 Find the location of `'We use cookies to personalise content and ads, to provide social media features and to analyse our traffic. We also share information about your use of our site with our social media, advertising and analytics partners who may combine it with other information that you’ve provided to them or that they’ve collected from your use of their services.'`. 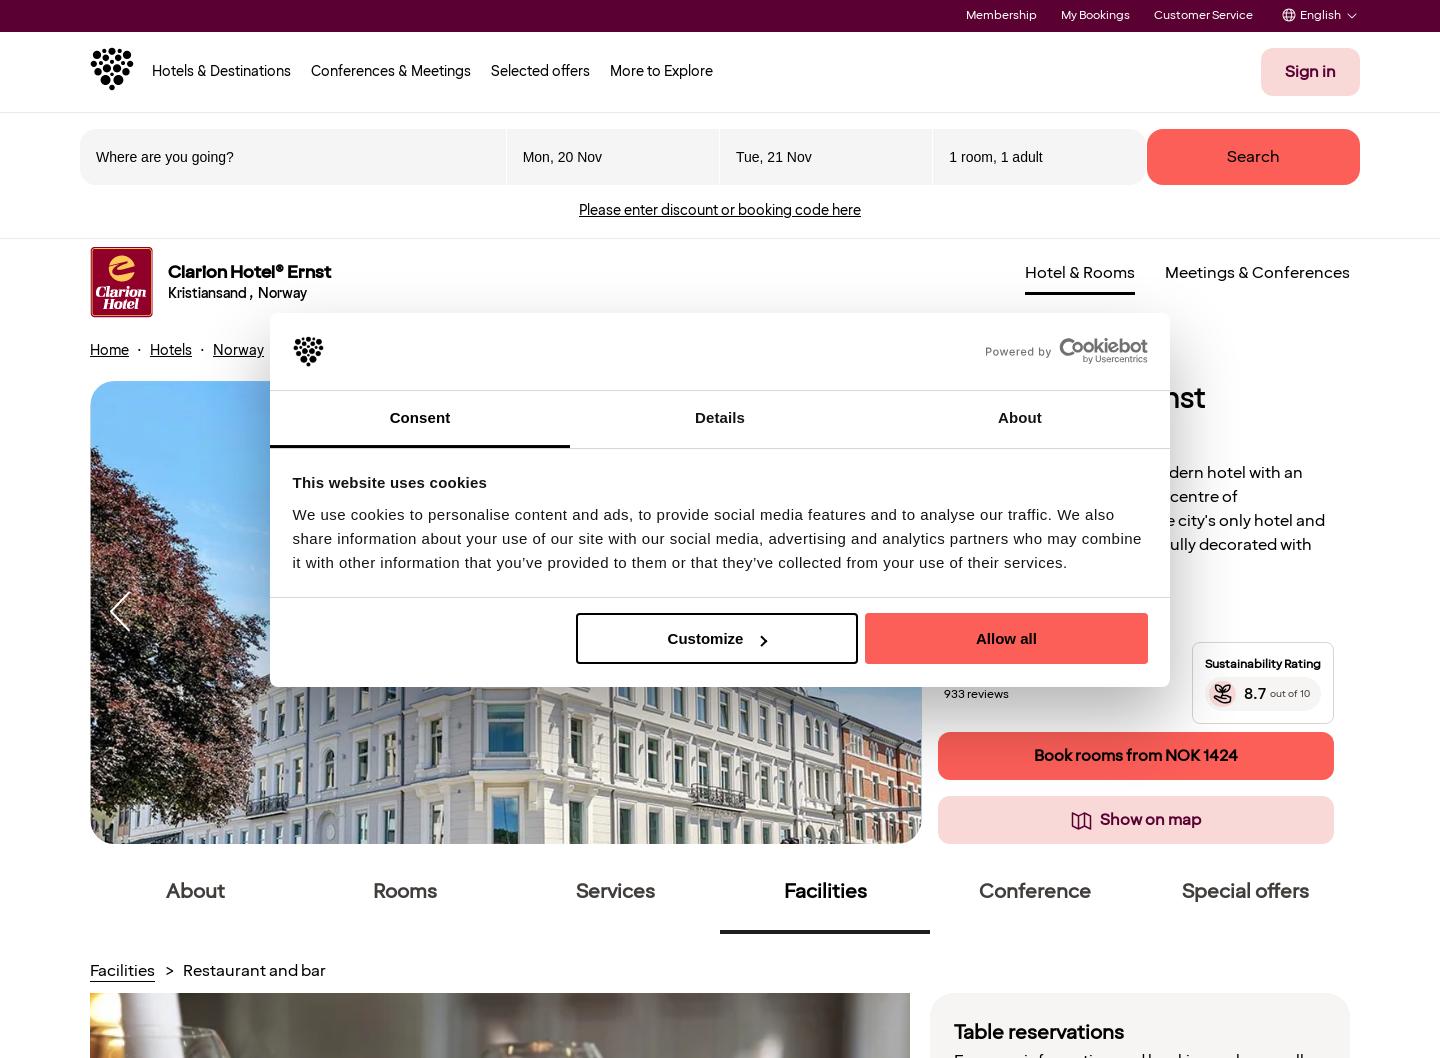

'We use cookies to personalise content and ads, to provide social media features and to analyse our traffic. We also share information about your use of our site with our social media, advertising and analytics partners who may combine it with other information that you’ve provided to them or that they’ve collected from your use of their services.' is located at coordinates (716, 537).